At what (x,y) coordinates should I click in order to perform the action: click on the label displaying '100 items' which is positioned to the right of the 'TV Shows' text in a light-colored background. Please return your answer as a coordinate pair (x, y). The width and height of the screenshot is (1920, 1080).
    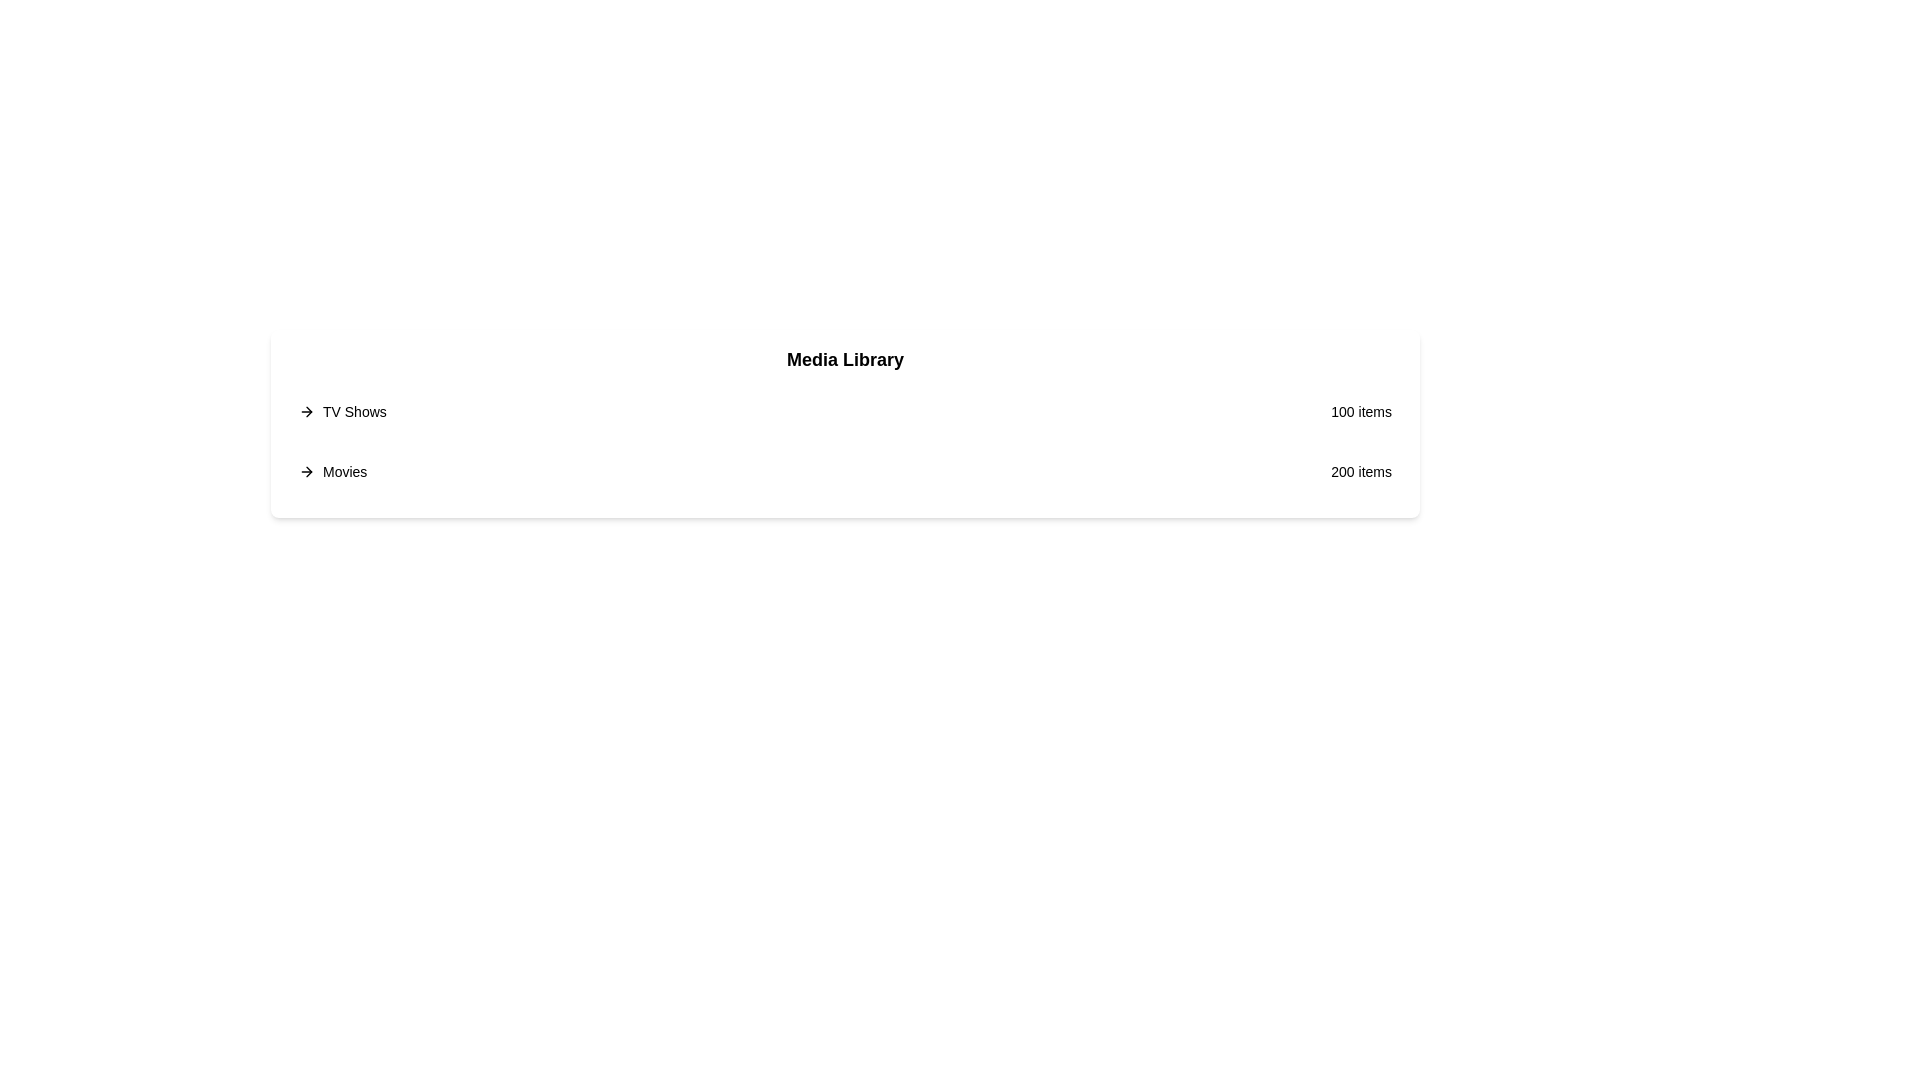
    Looking at the image, I should click on (1360, 411).